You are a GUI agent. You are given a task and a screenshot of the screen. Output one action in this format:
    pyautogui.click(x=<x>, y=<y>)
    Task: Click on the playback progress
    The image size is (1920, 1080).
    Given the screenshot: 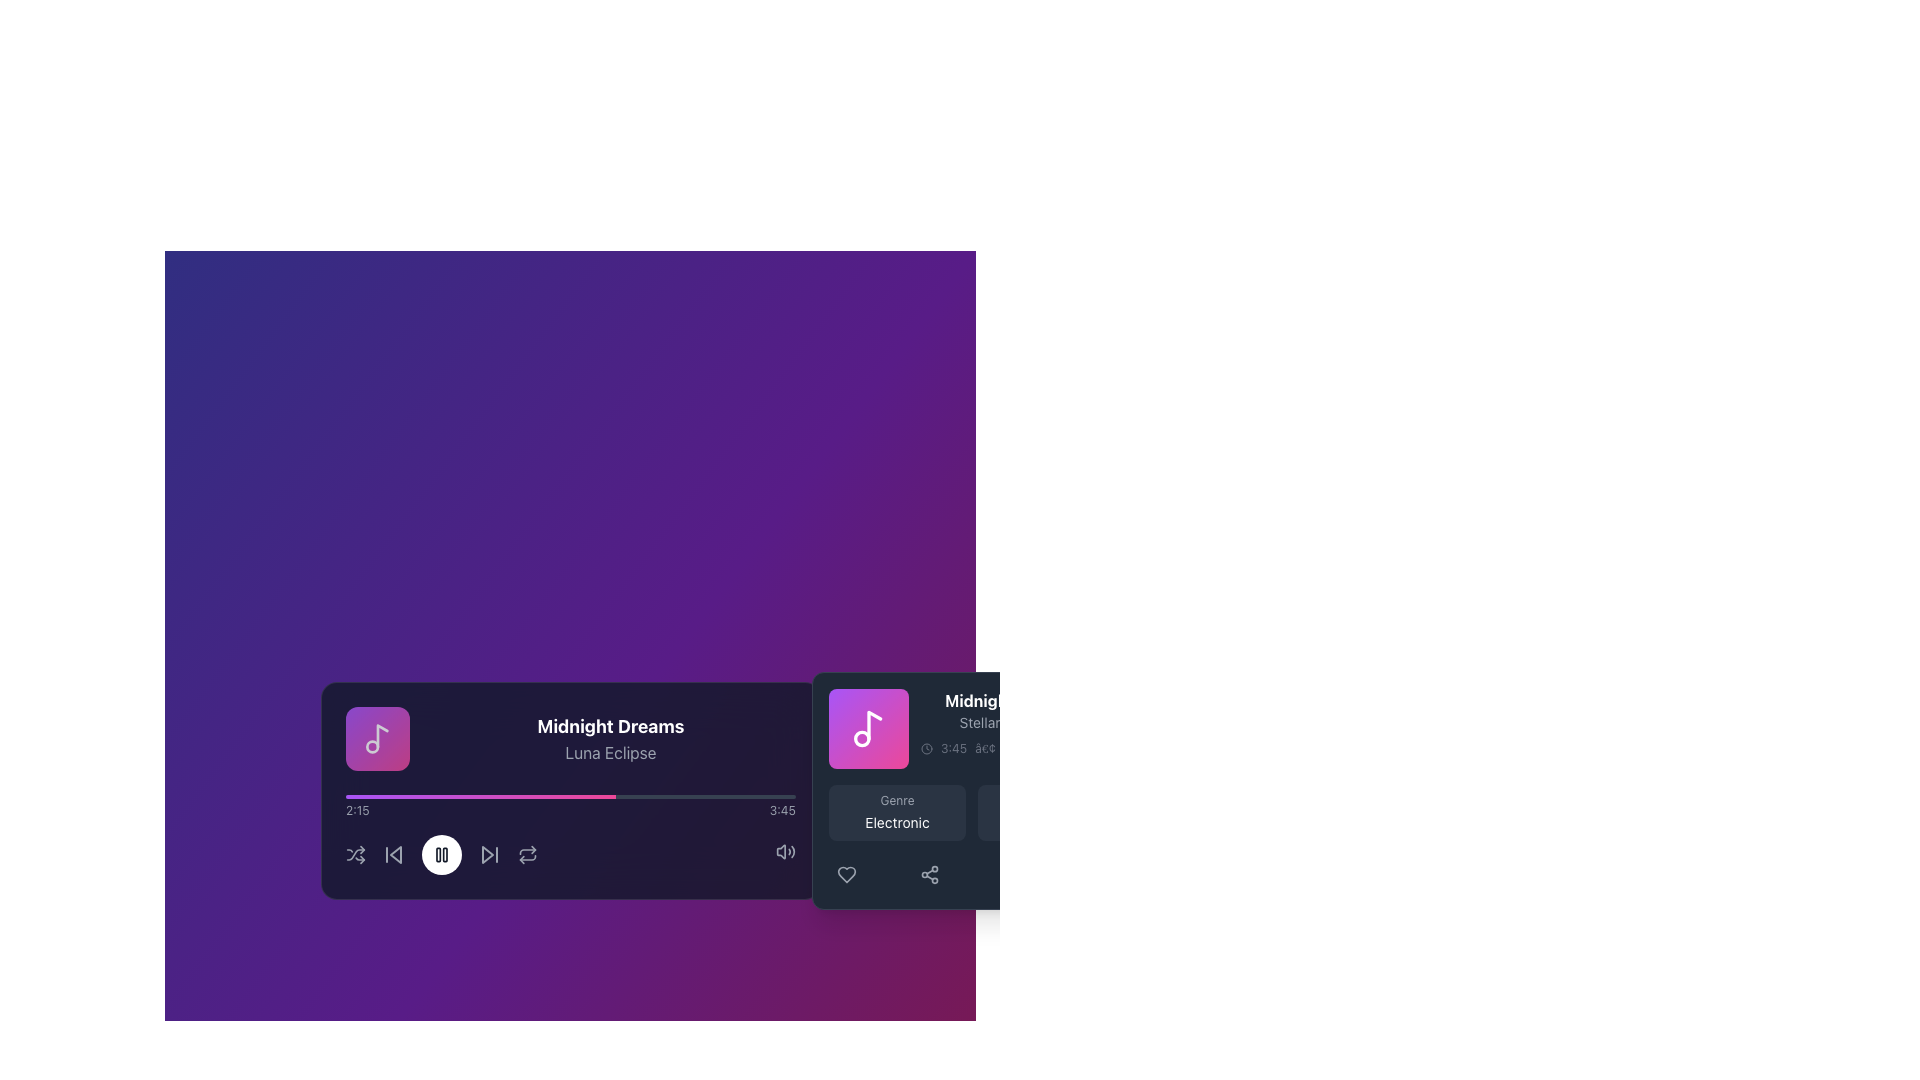 What is the action you would take?
    pyautogui.click(x=470, y=796)
    